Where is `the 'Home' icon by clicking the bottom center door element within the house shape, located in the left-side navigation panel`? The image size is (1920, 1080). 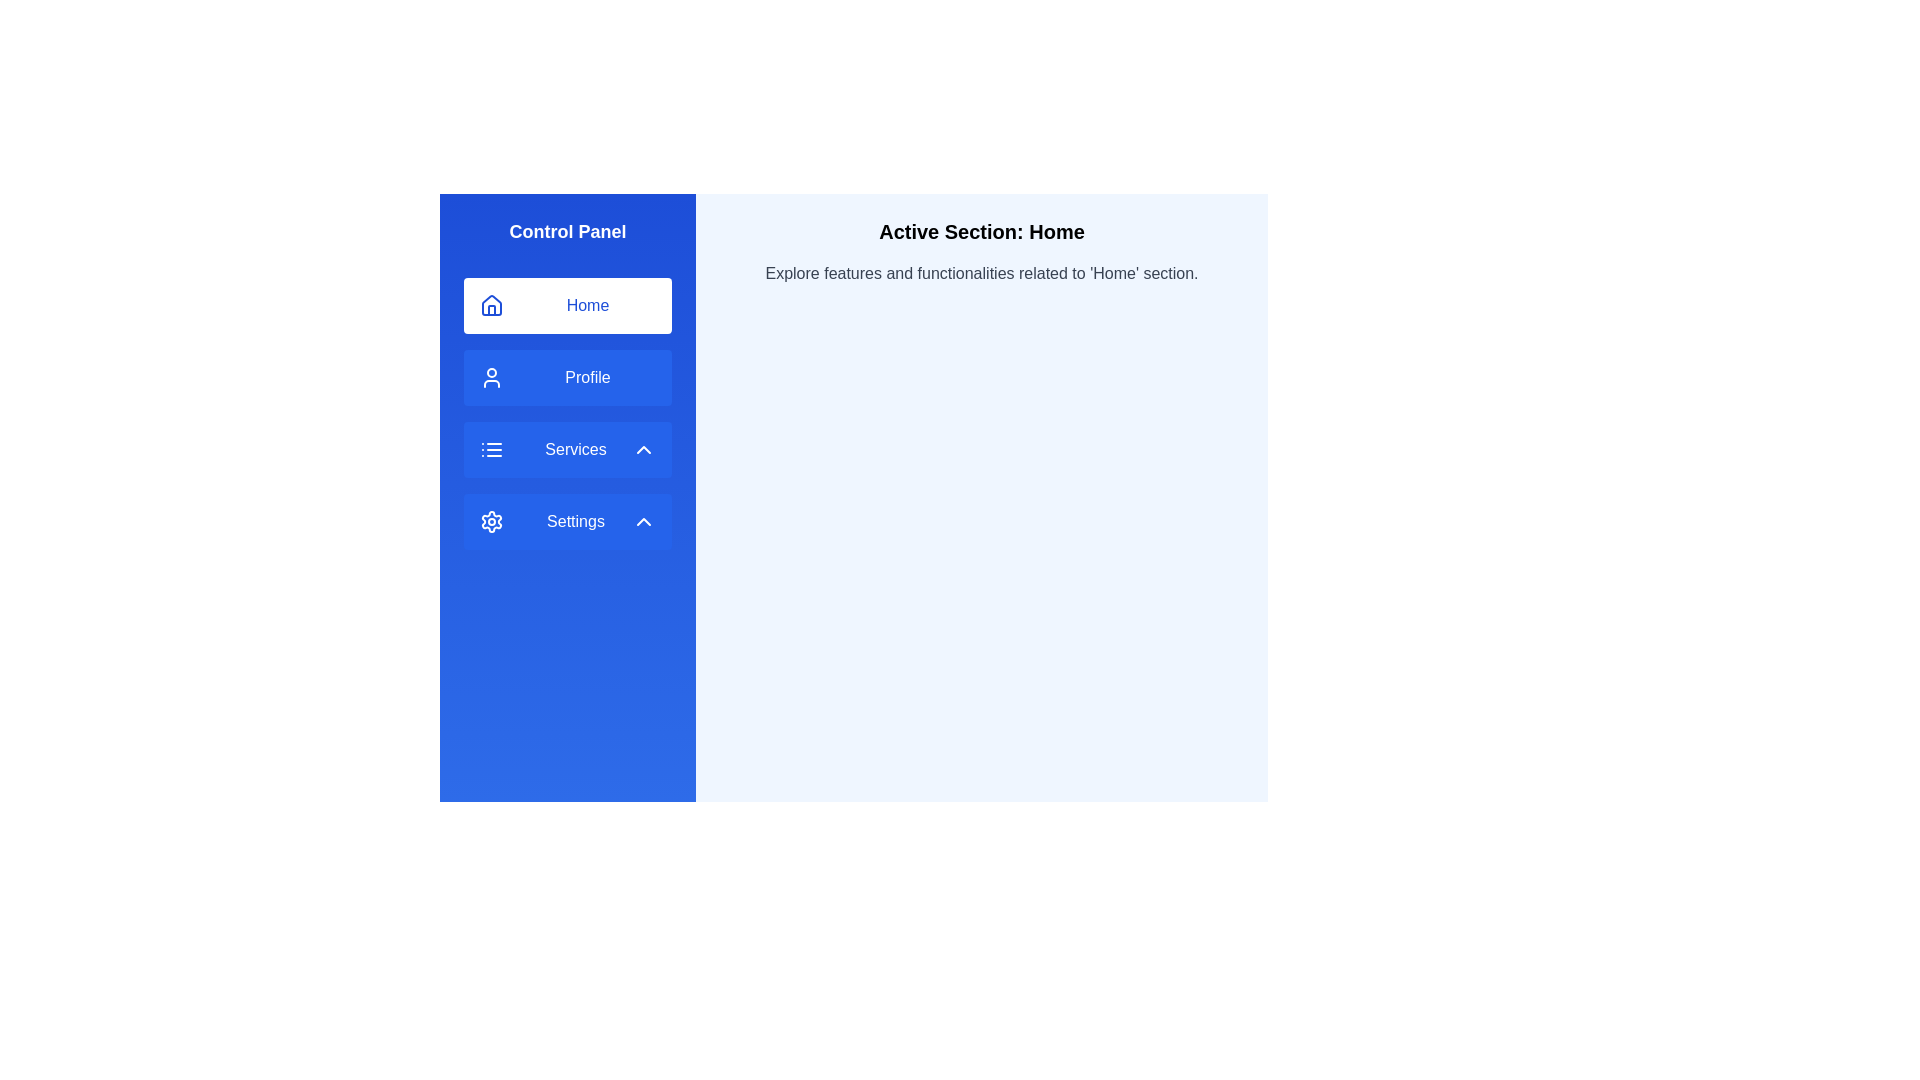 the 'Home' icon by clicking the bottom center door element within the house shape, located in the left-side navigation panel is located at coordinates (491, 310).